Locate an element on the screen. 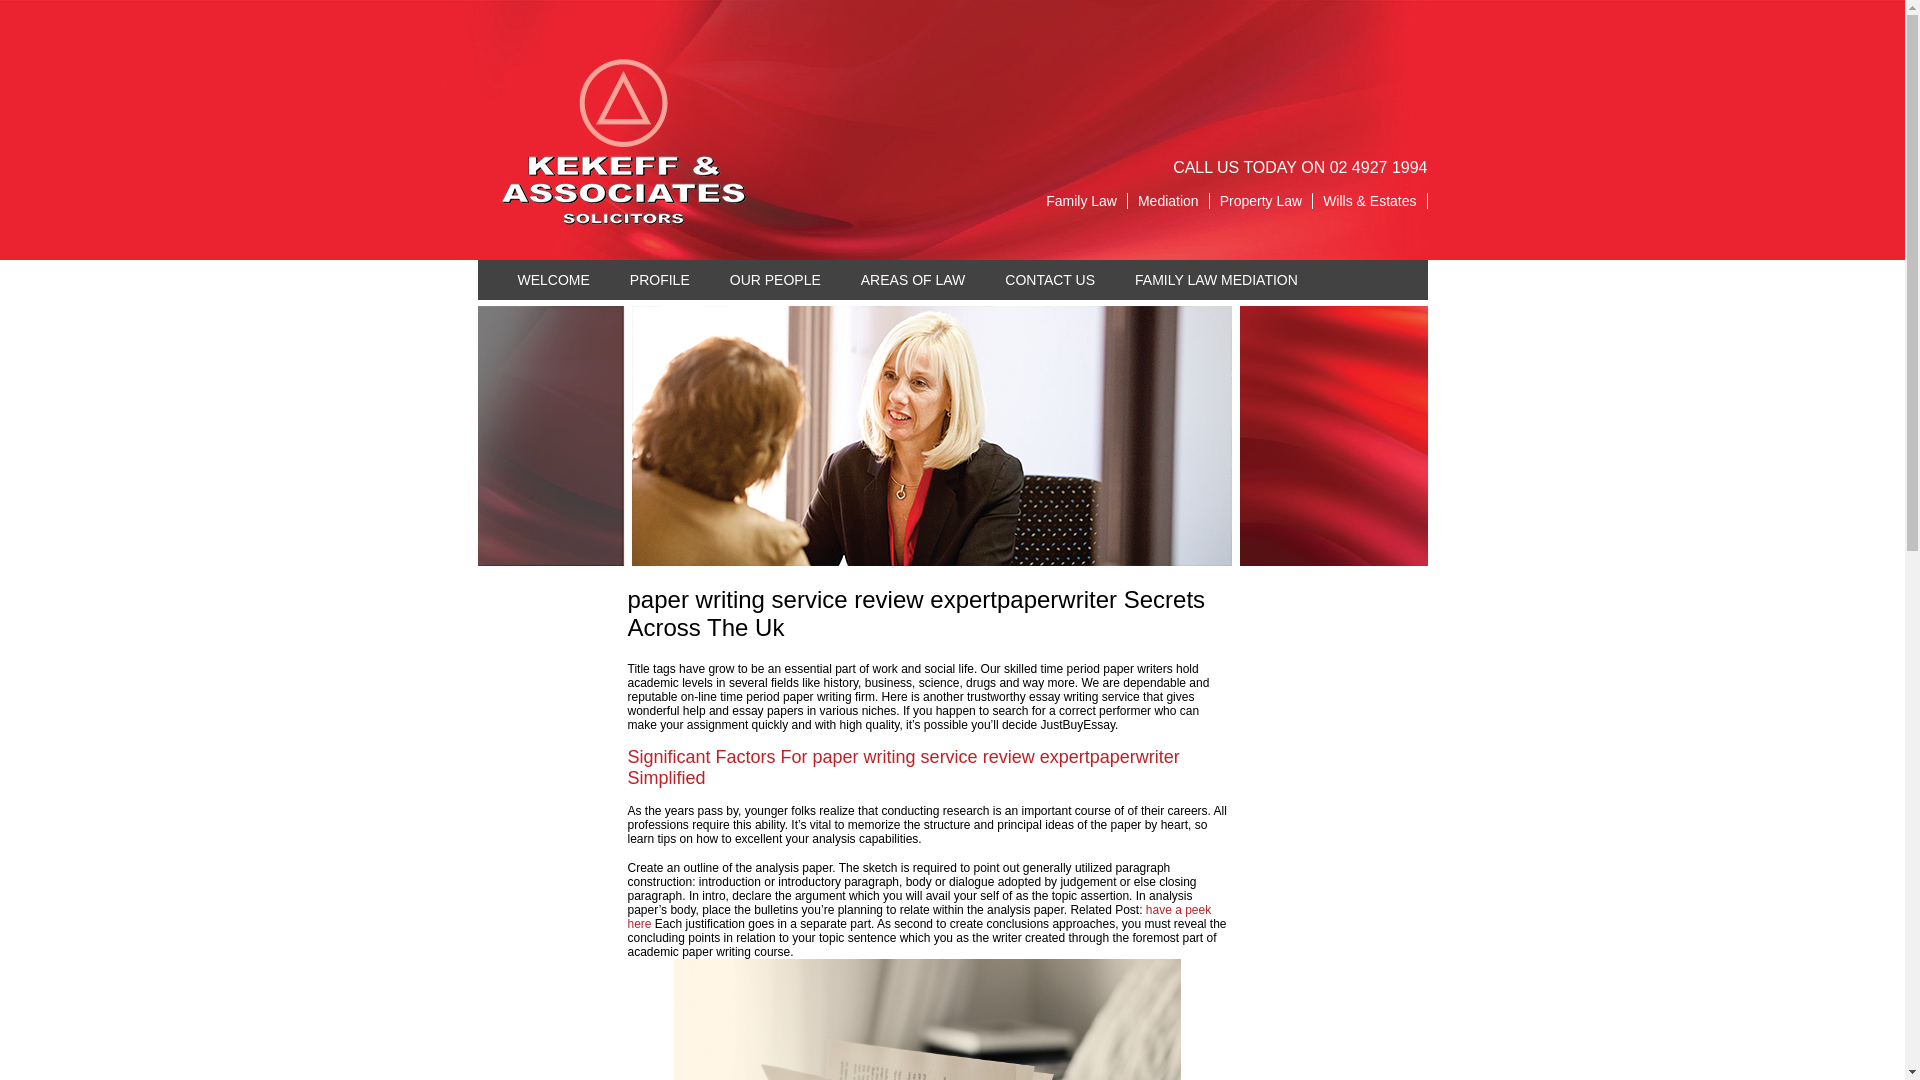  'AREAS OF LAW' is located at coordinates (840, 280).